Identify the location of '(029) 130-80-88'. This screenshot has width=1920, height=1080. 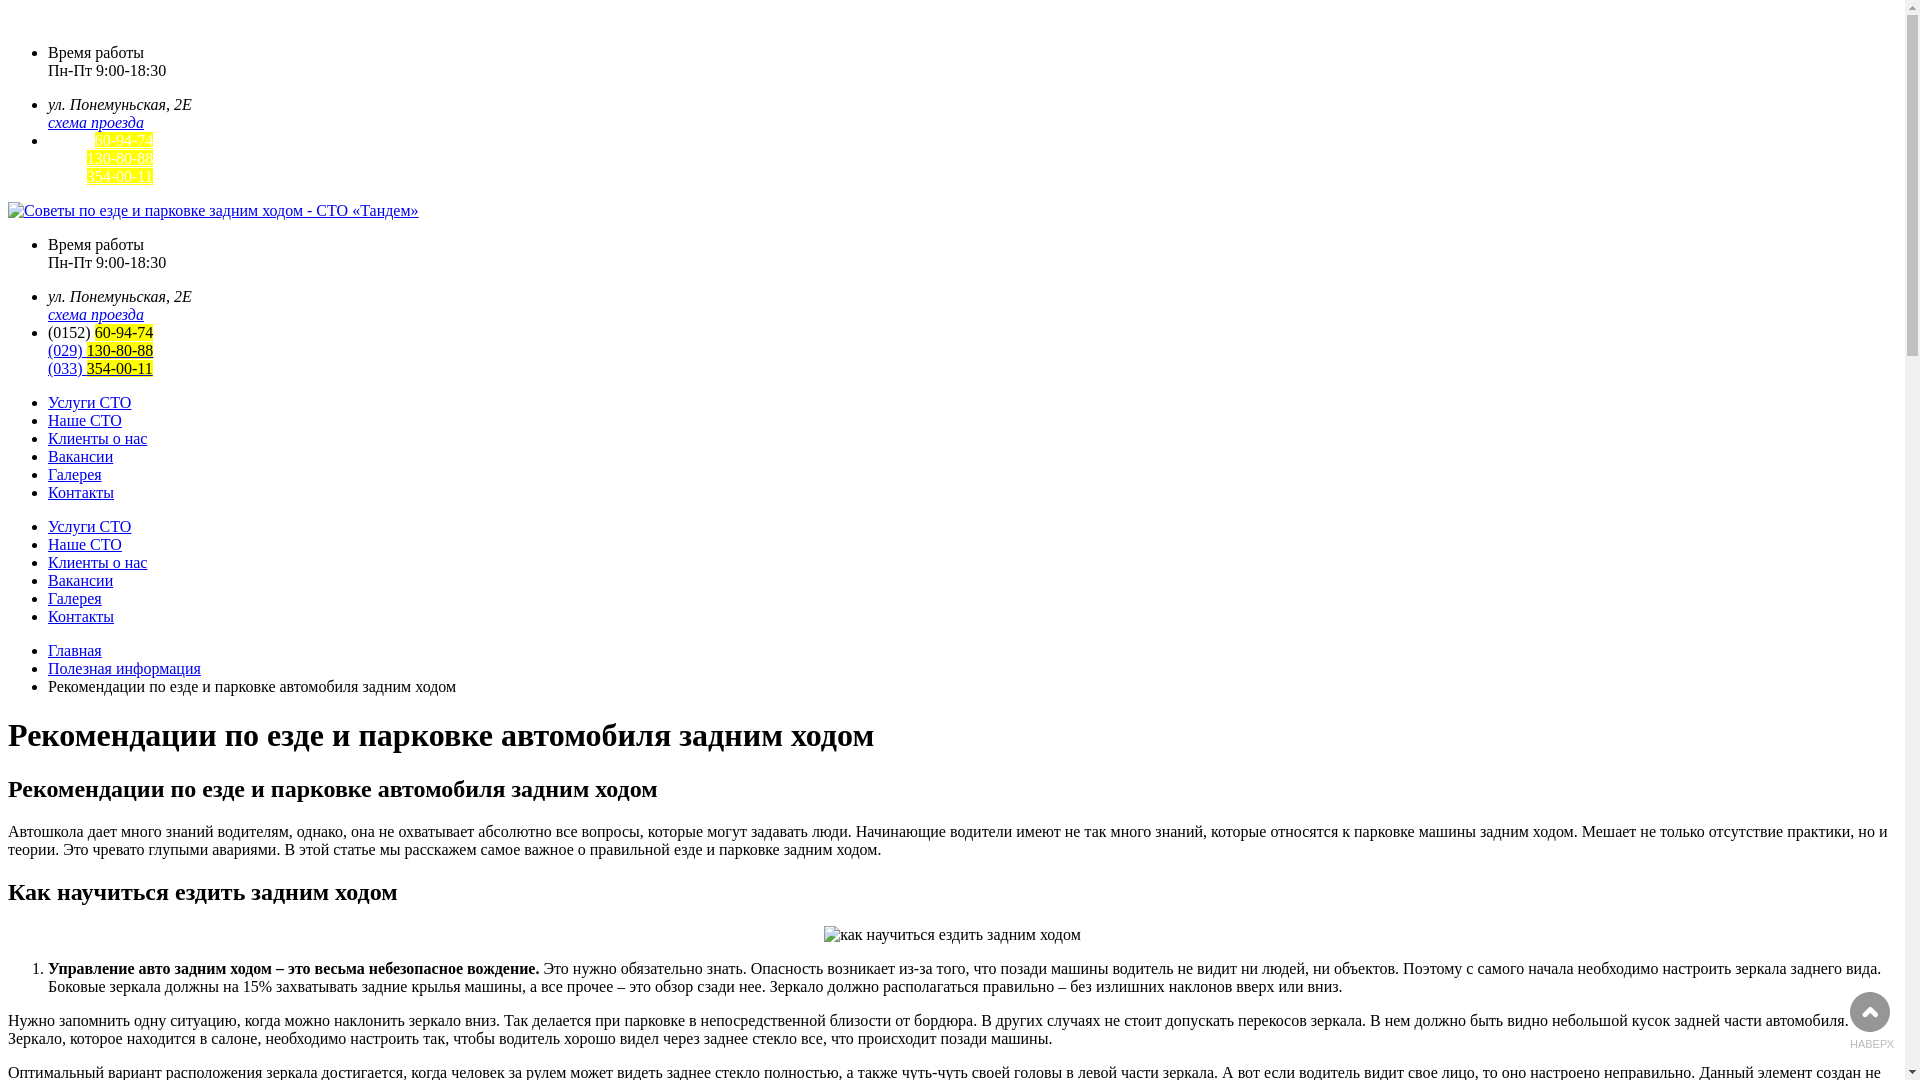
(48, 157).